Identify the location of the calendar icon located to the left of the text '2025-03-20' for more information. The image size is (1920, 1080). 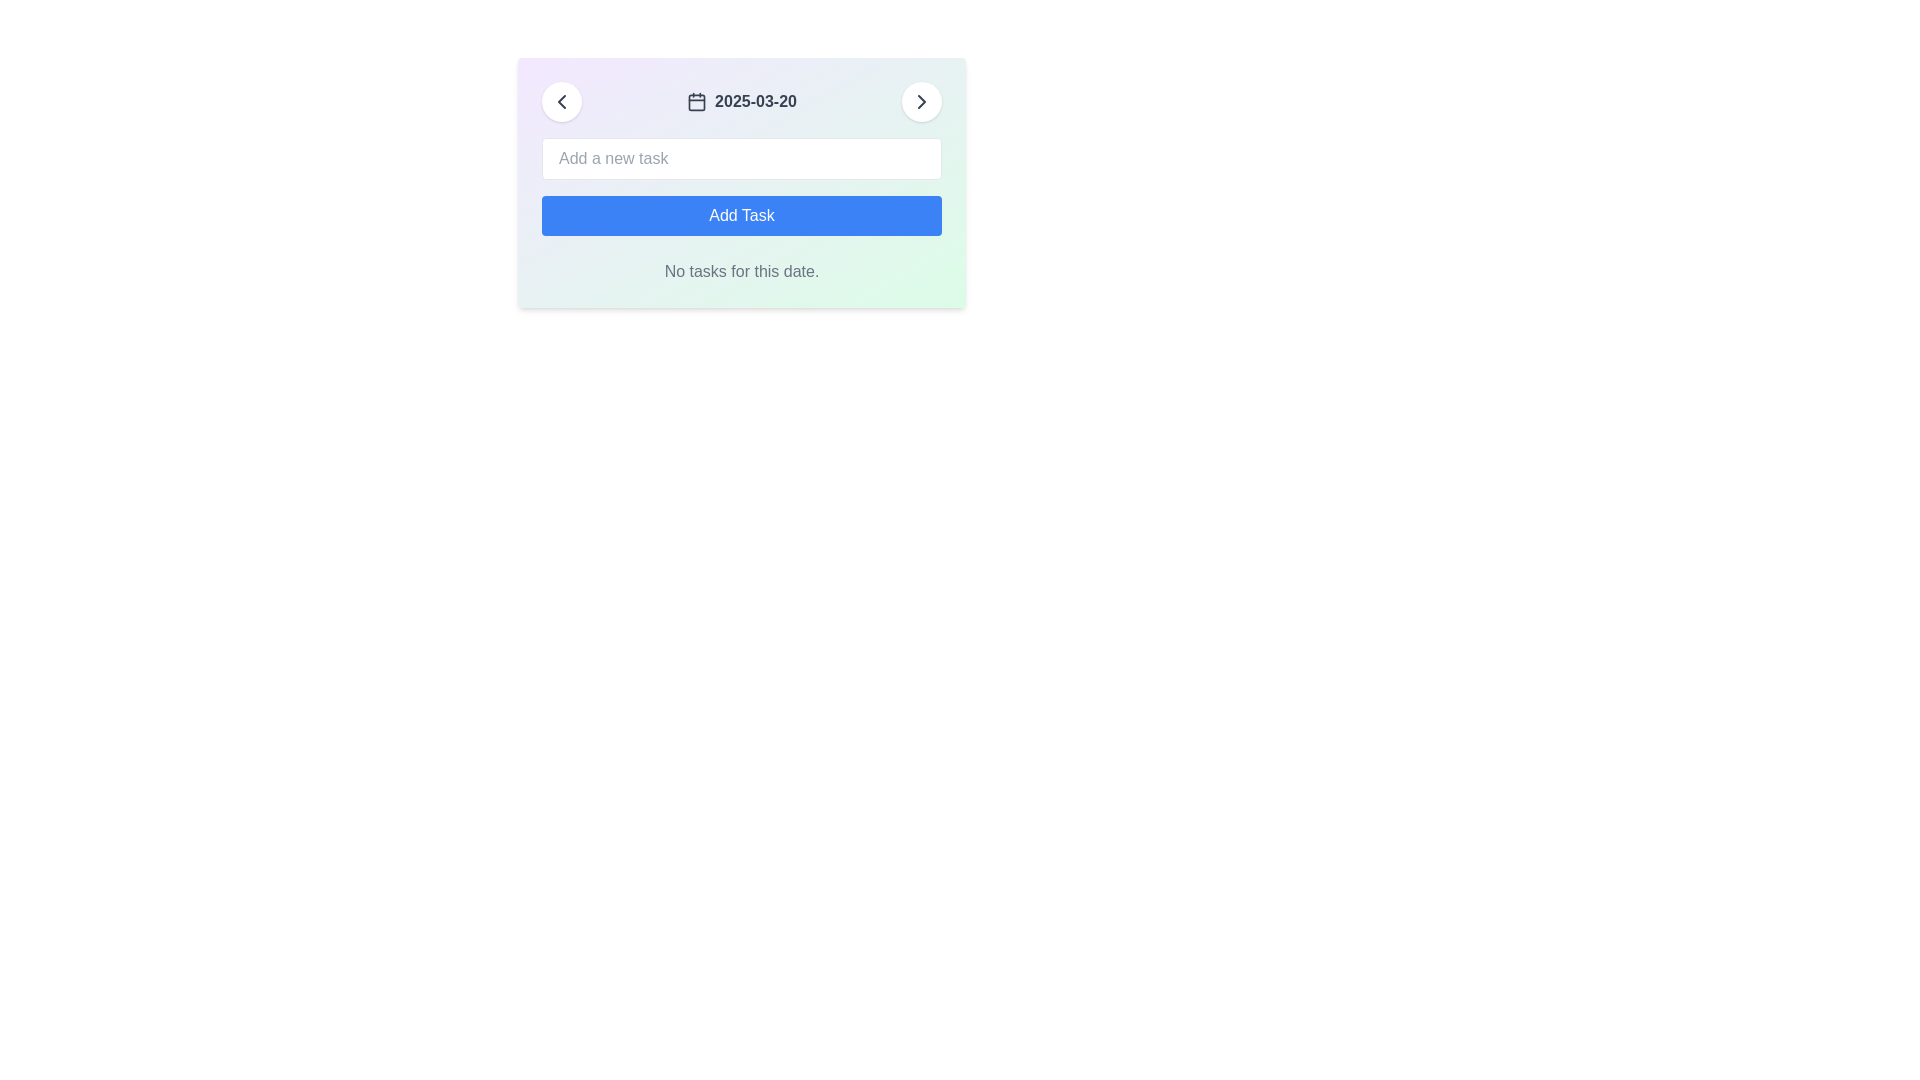
(697, 101).